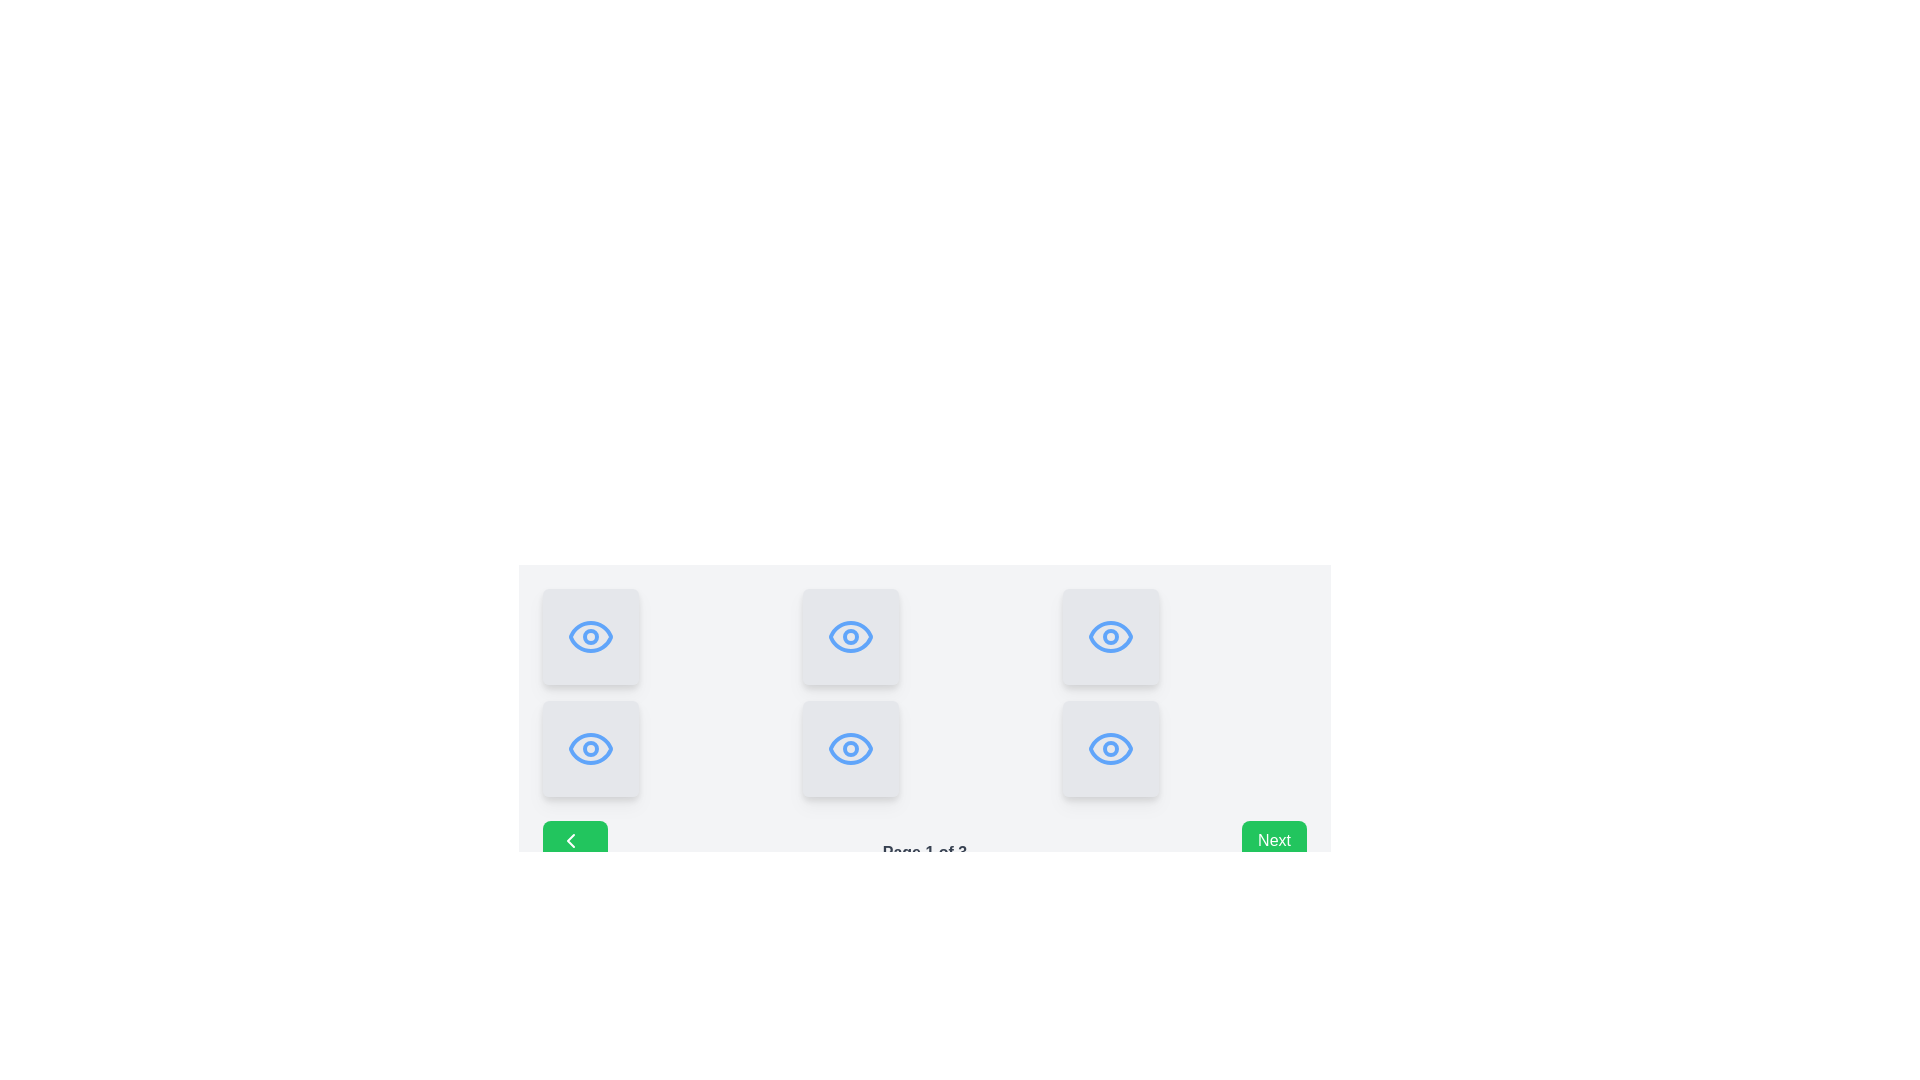  Describe the element at coordinates (589, 636) in the screenshot. I see `the top-left button of the 3x3 grid layout` at that location.